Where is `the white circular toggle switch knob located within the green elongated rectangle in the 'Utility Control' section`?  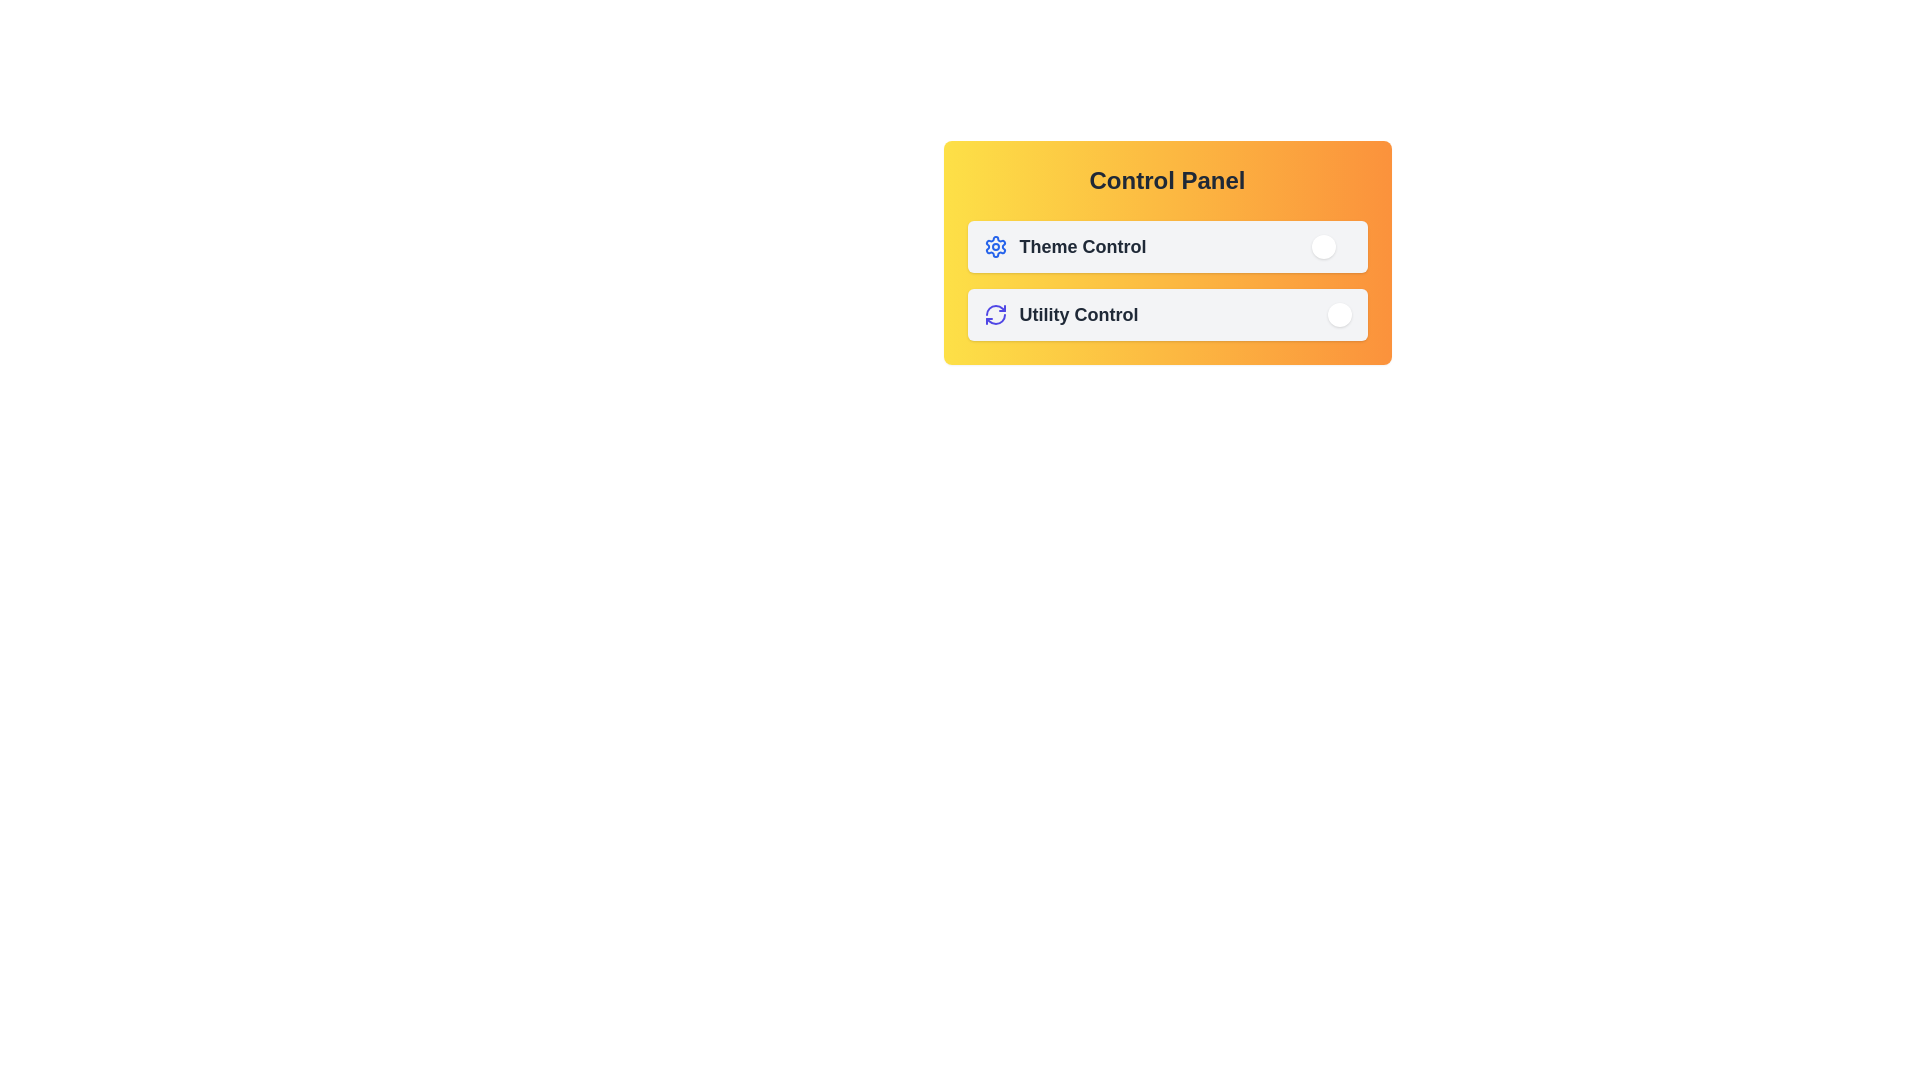 the white circular toggle switch knob located within the green elongated rectangle in the 'Utility Control' section is located at coordinates (1339, 315).